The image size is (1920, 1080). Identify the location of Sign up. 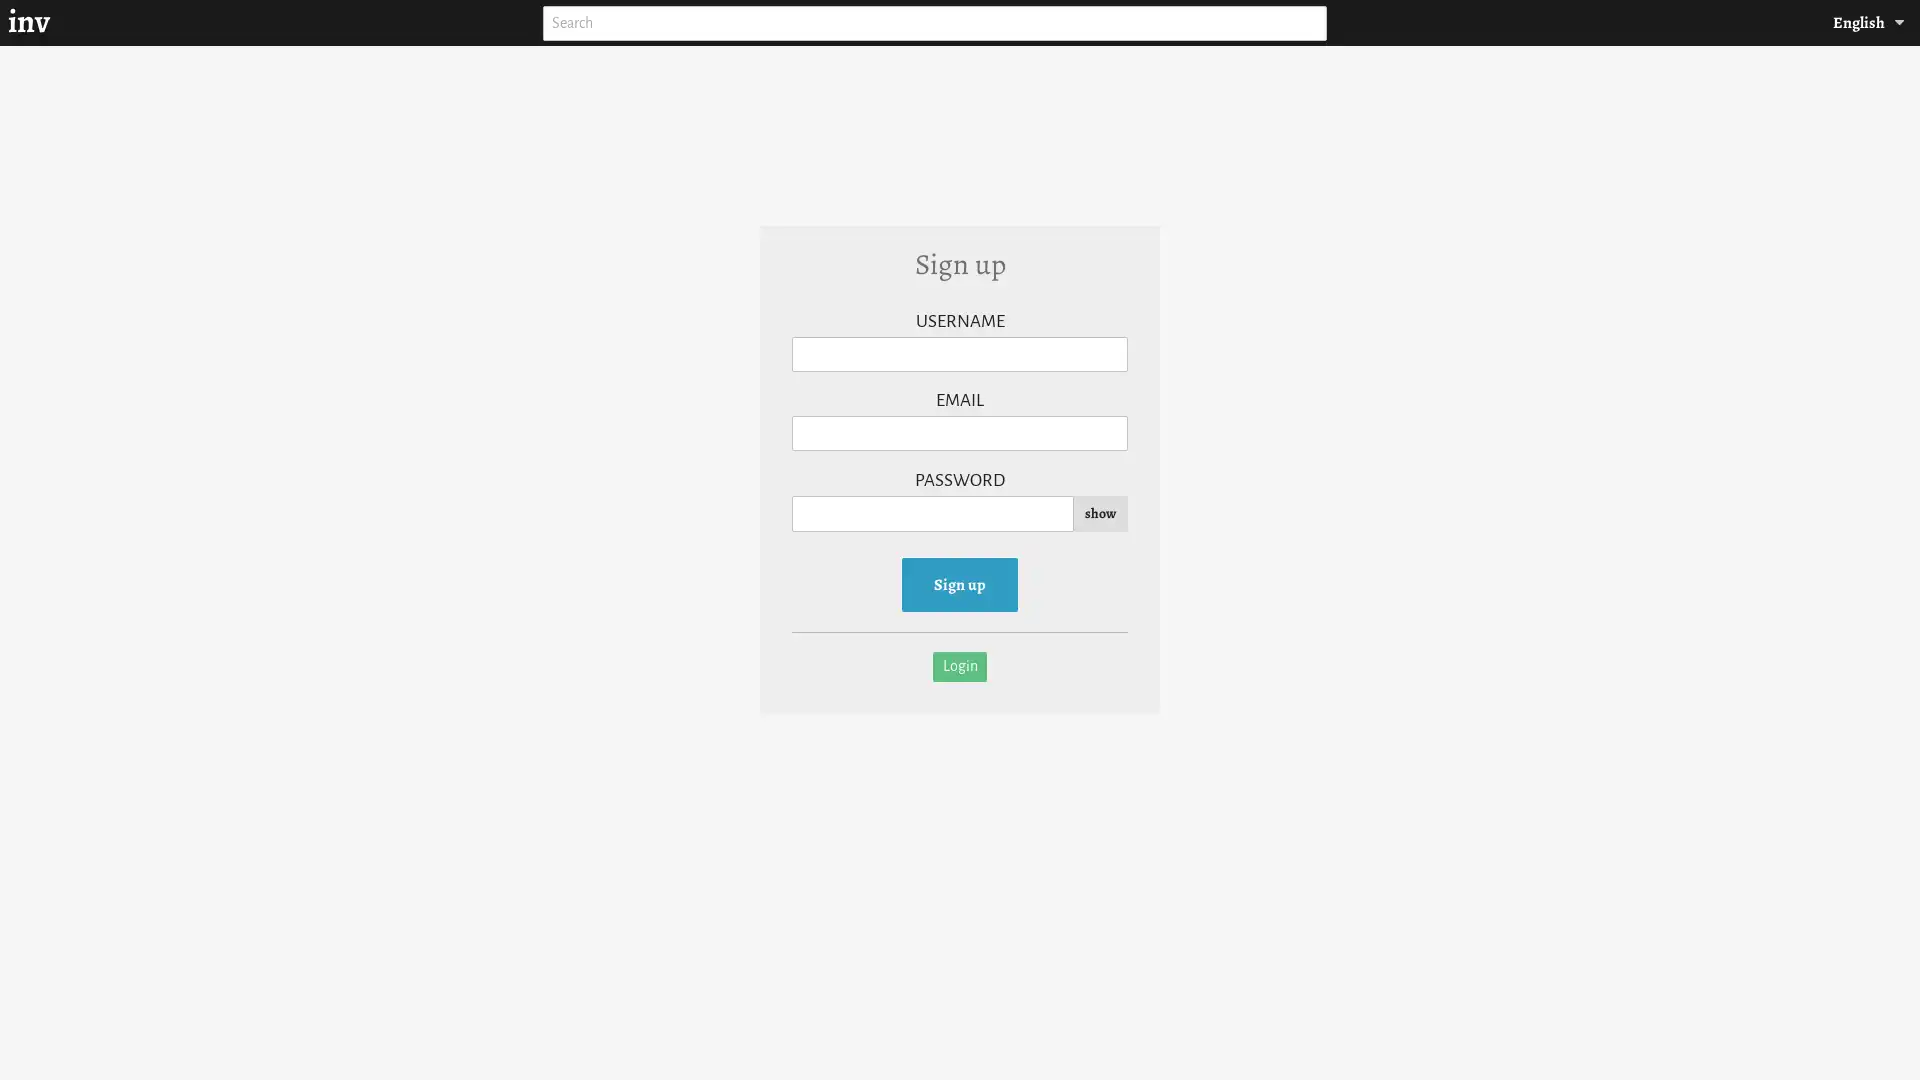
(960, 585).